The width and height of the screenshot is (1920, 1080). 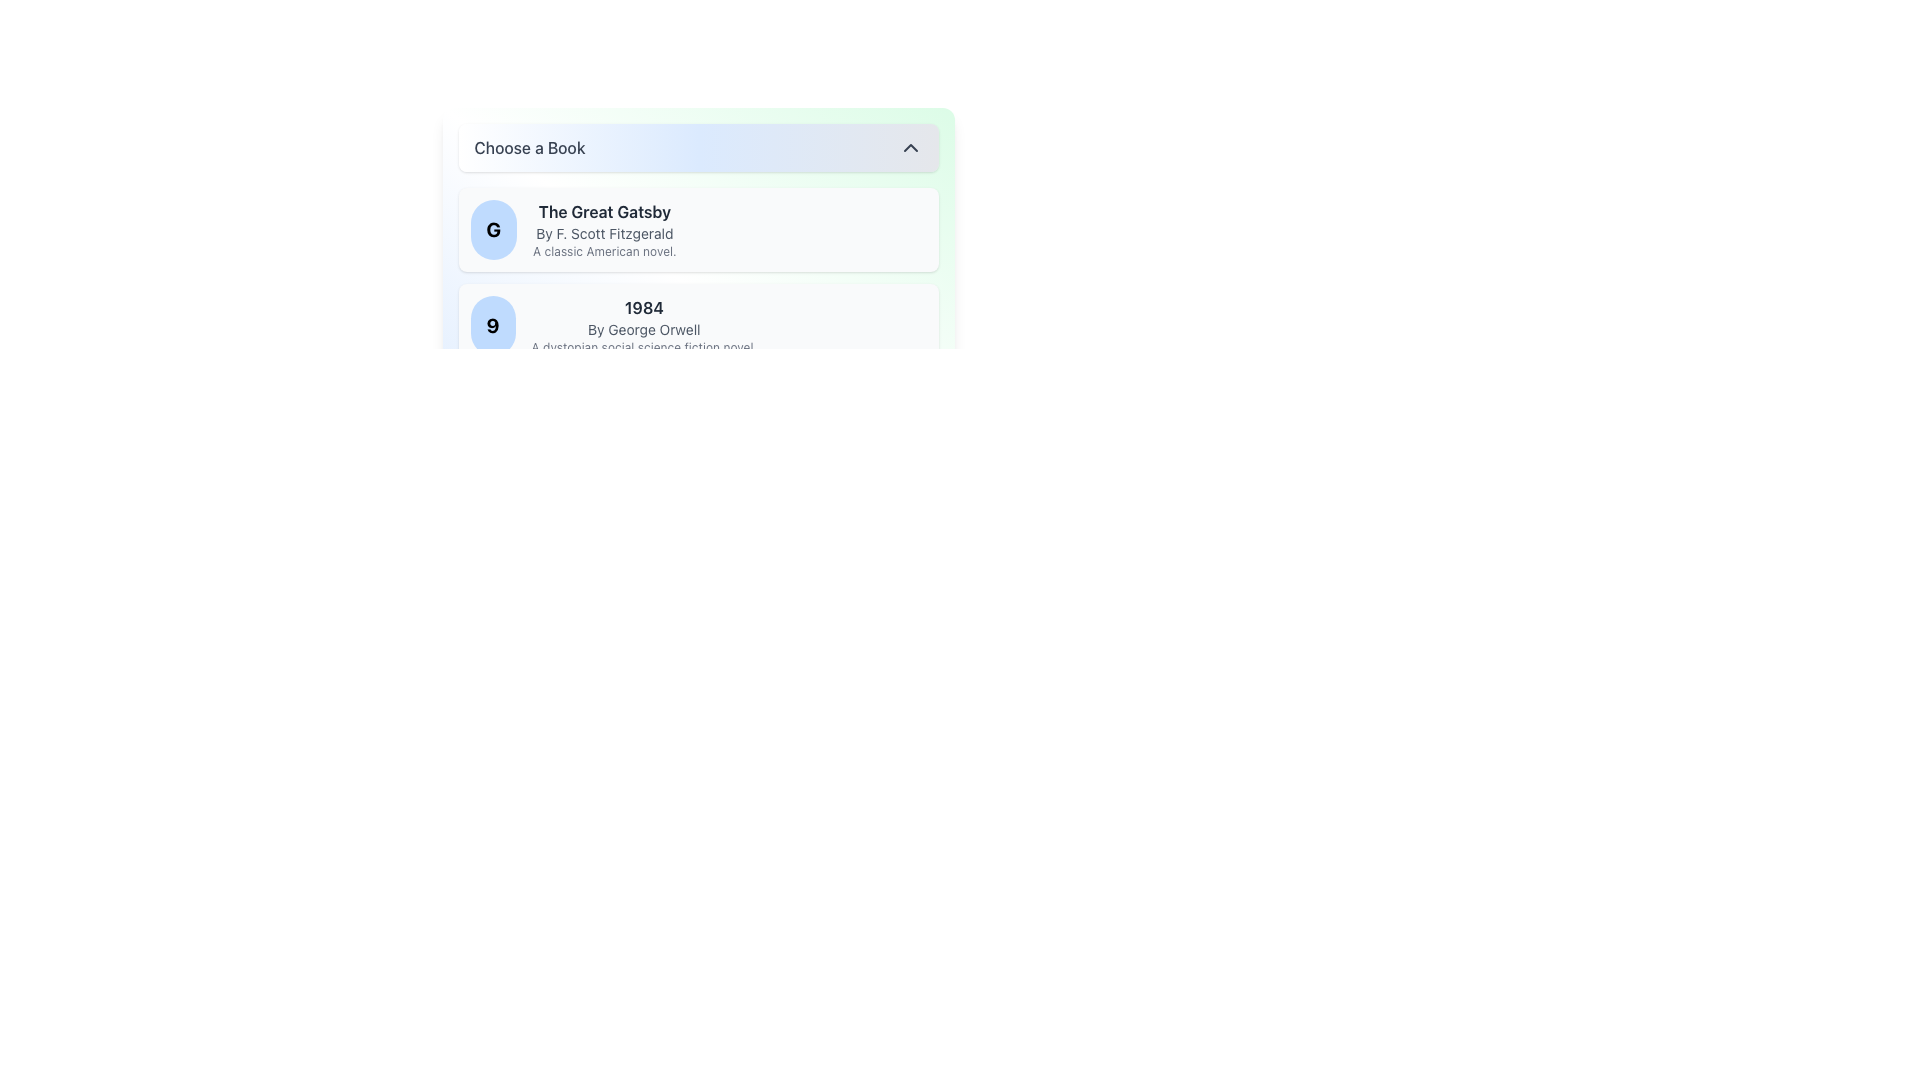 What do you see at coordinates (909, 146) in the screenshot?
I see `the chevron-shaped icon pointing upwards located on the right edge of the 'Choose a Book' section header` at bounding box center [909, 146].